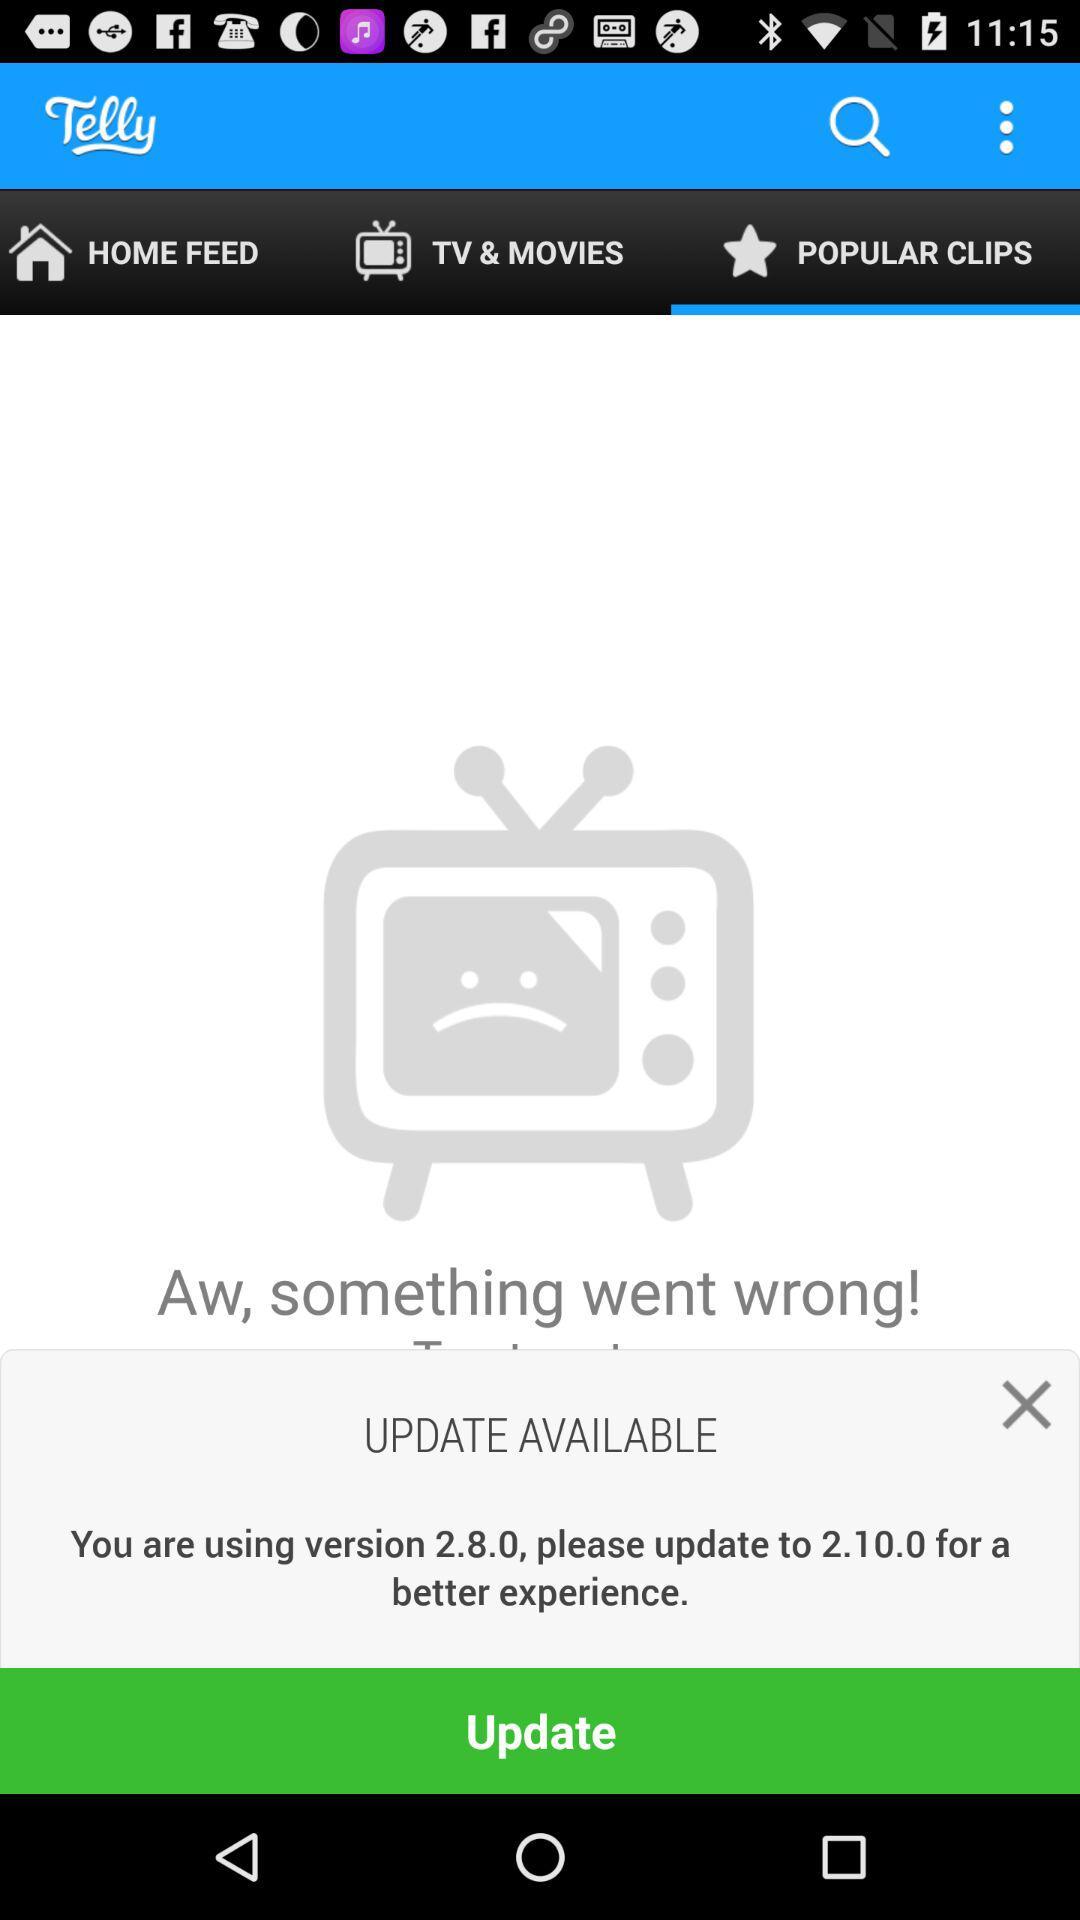  What do you see at coordinates (152, 251) in the screenshot?
I see `home feed item` at bounding box center [152, 251].